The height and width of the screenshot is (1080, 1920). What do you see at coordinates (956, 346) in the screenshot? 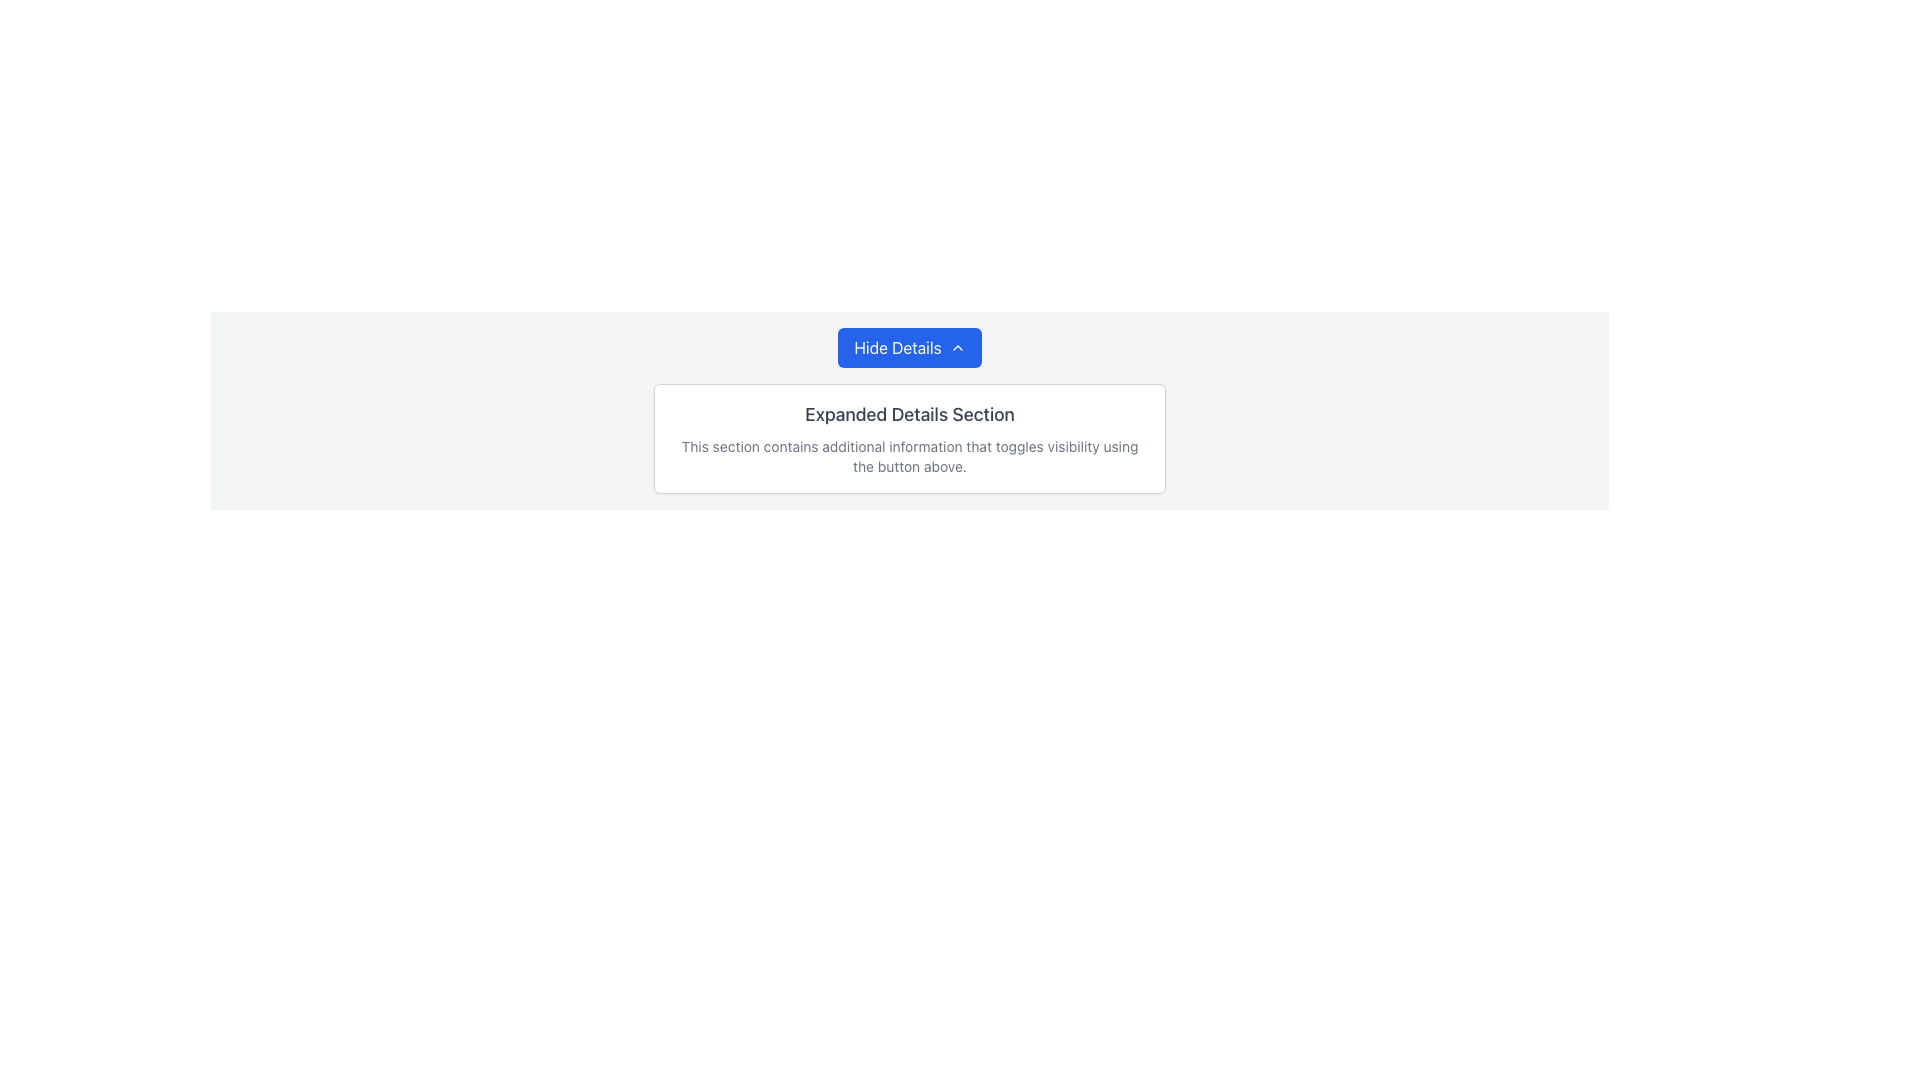
I see `the upward-facing chevron icon located at the rightmost side of the blue button labeled 'Hide Details' for status indication` at bounding box center [956, 346].